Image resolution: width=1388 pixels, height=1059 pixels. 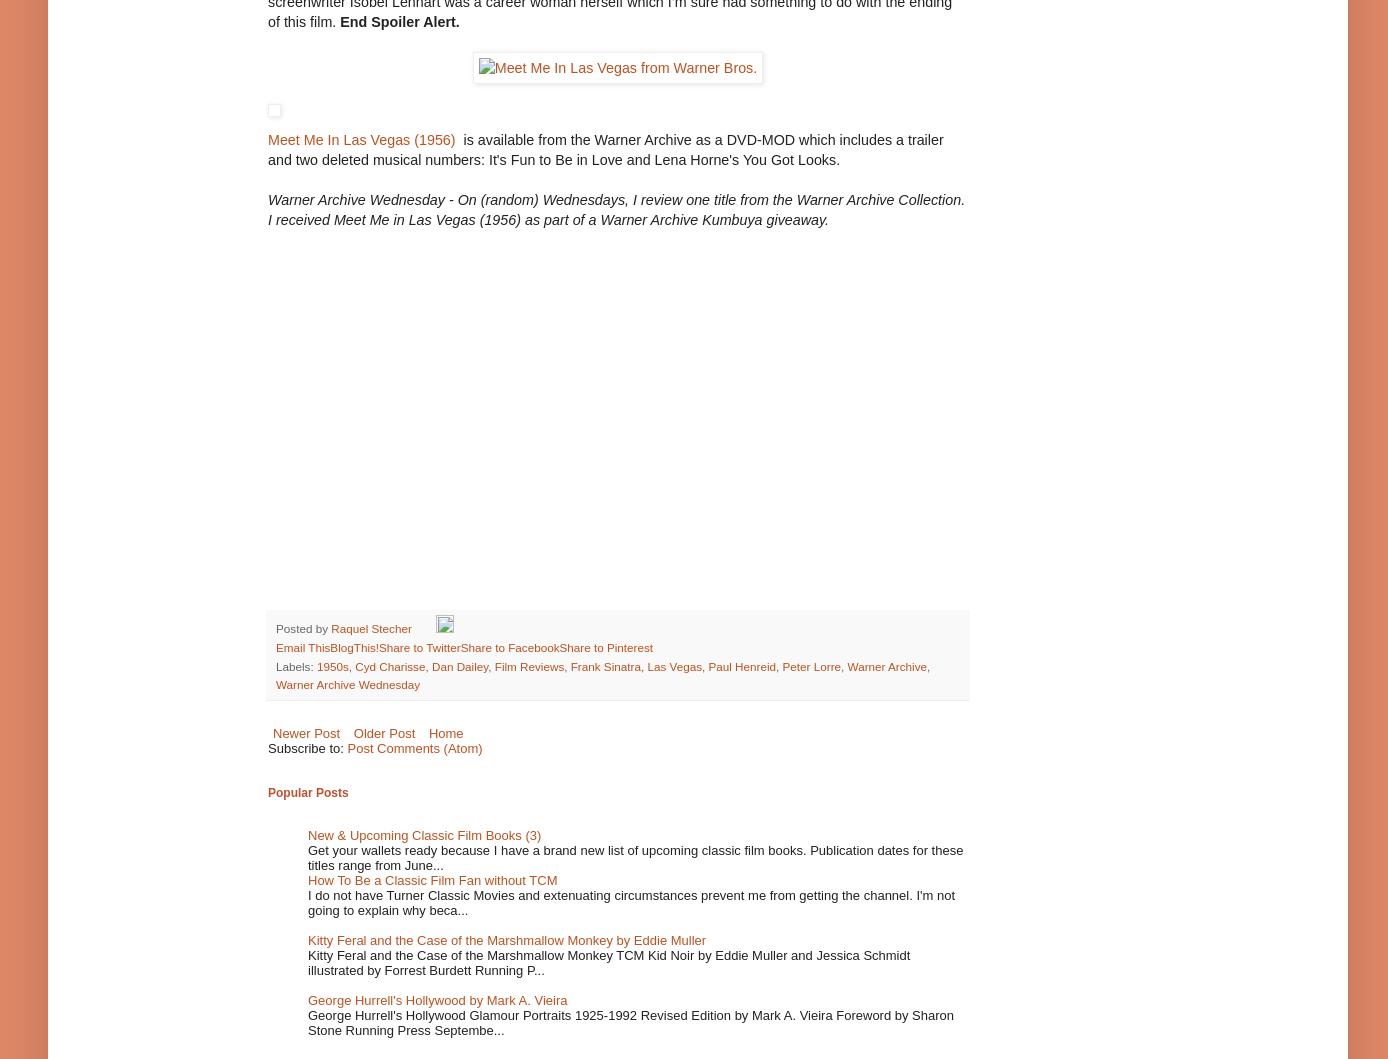 I want to click on 'Las Vegas', so click(x=673, y=665).